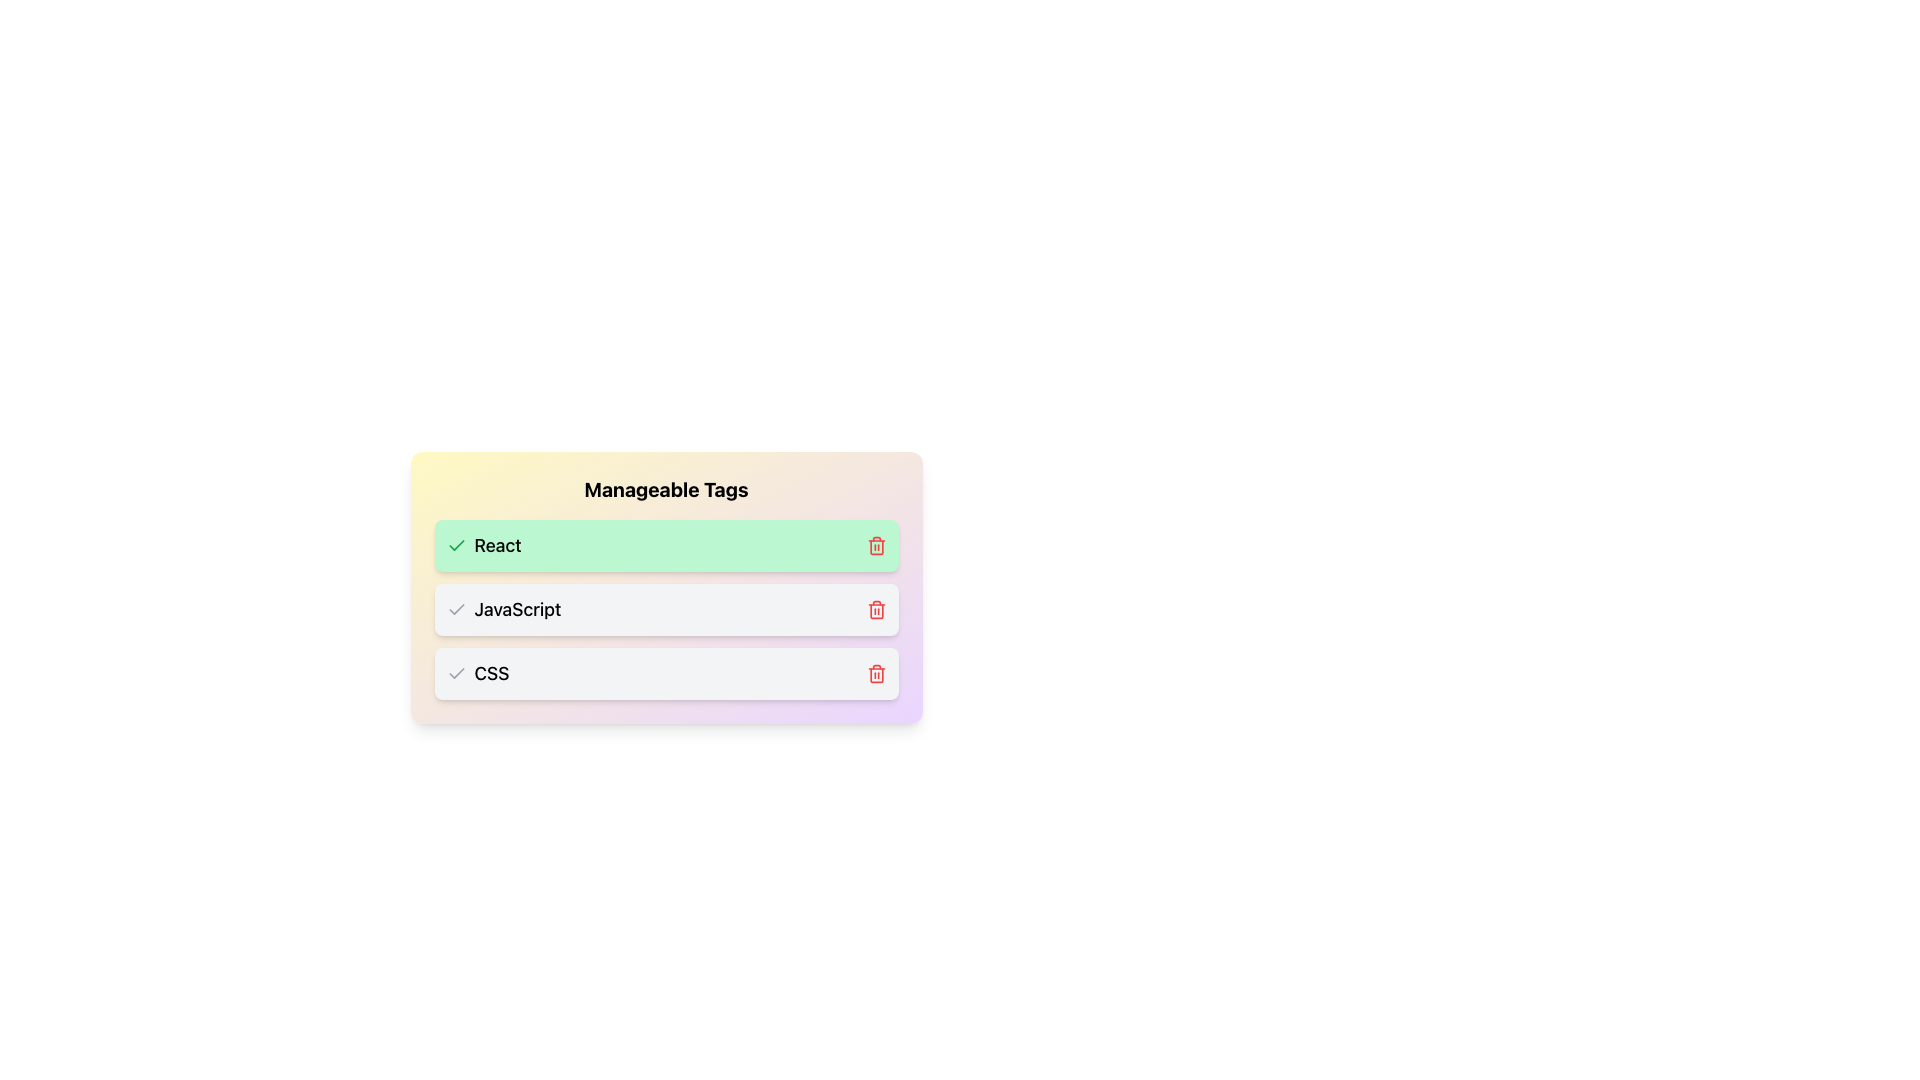  Describe the element at coordinates (517, 608) in the screenshot. I see `the 'JavaScript' tag label, which is the second item in the 'Manageable Tags' list, positioned below 'React' and above 'CSS'` at that location.